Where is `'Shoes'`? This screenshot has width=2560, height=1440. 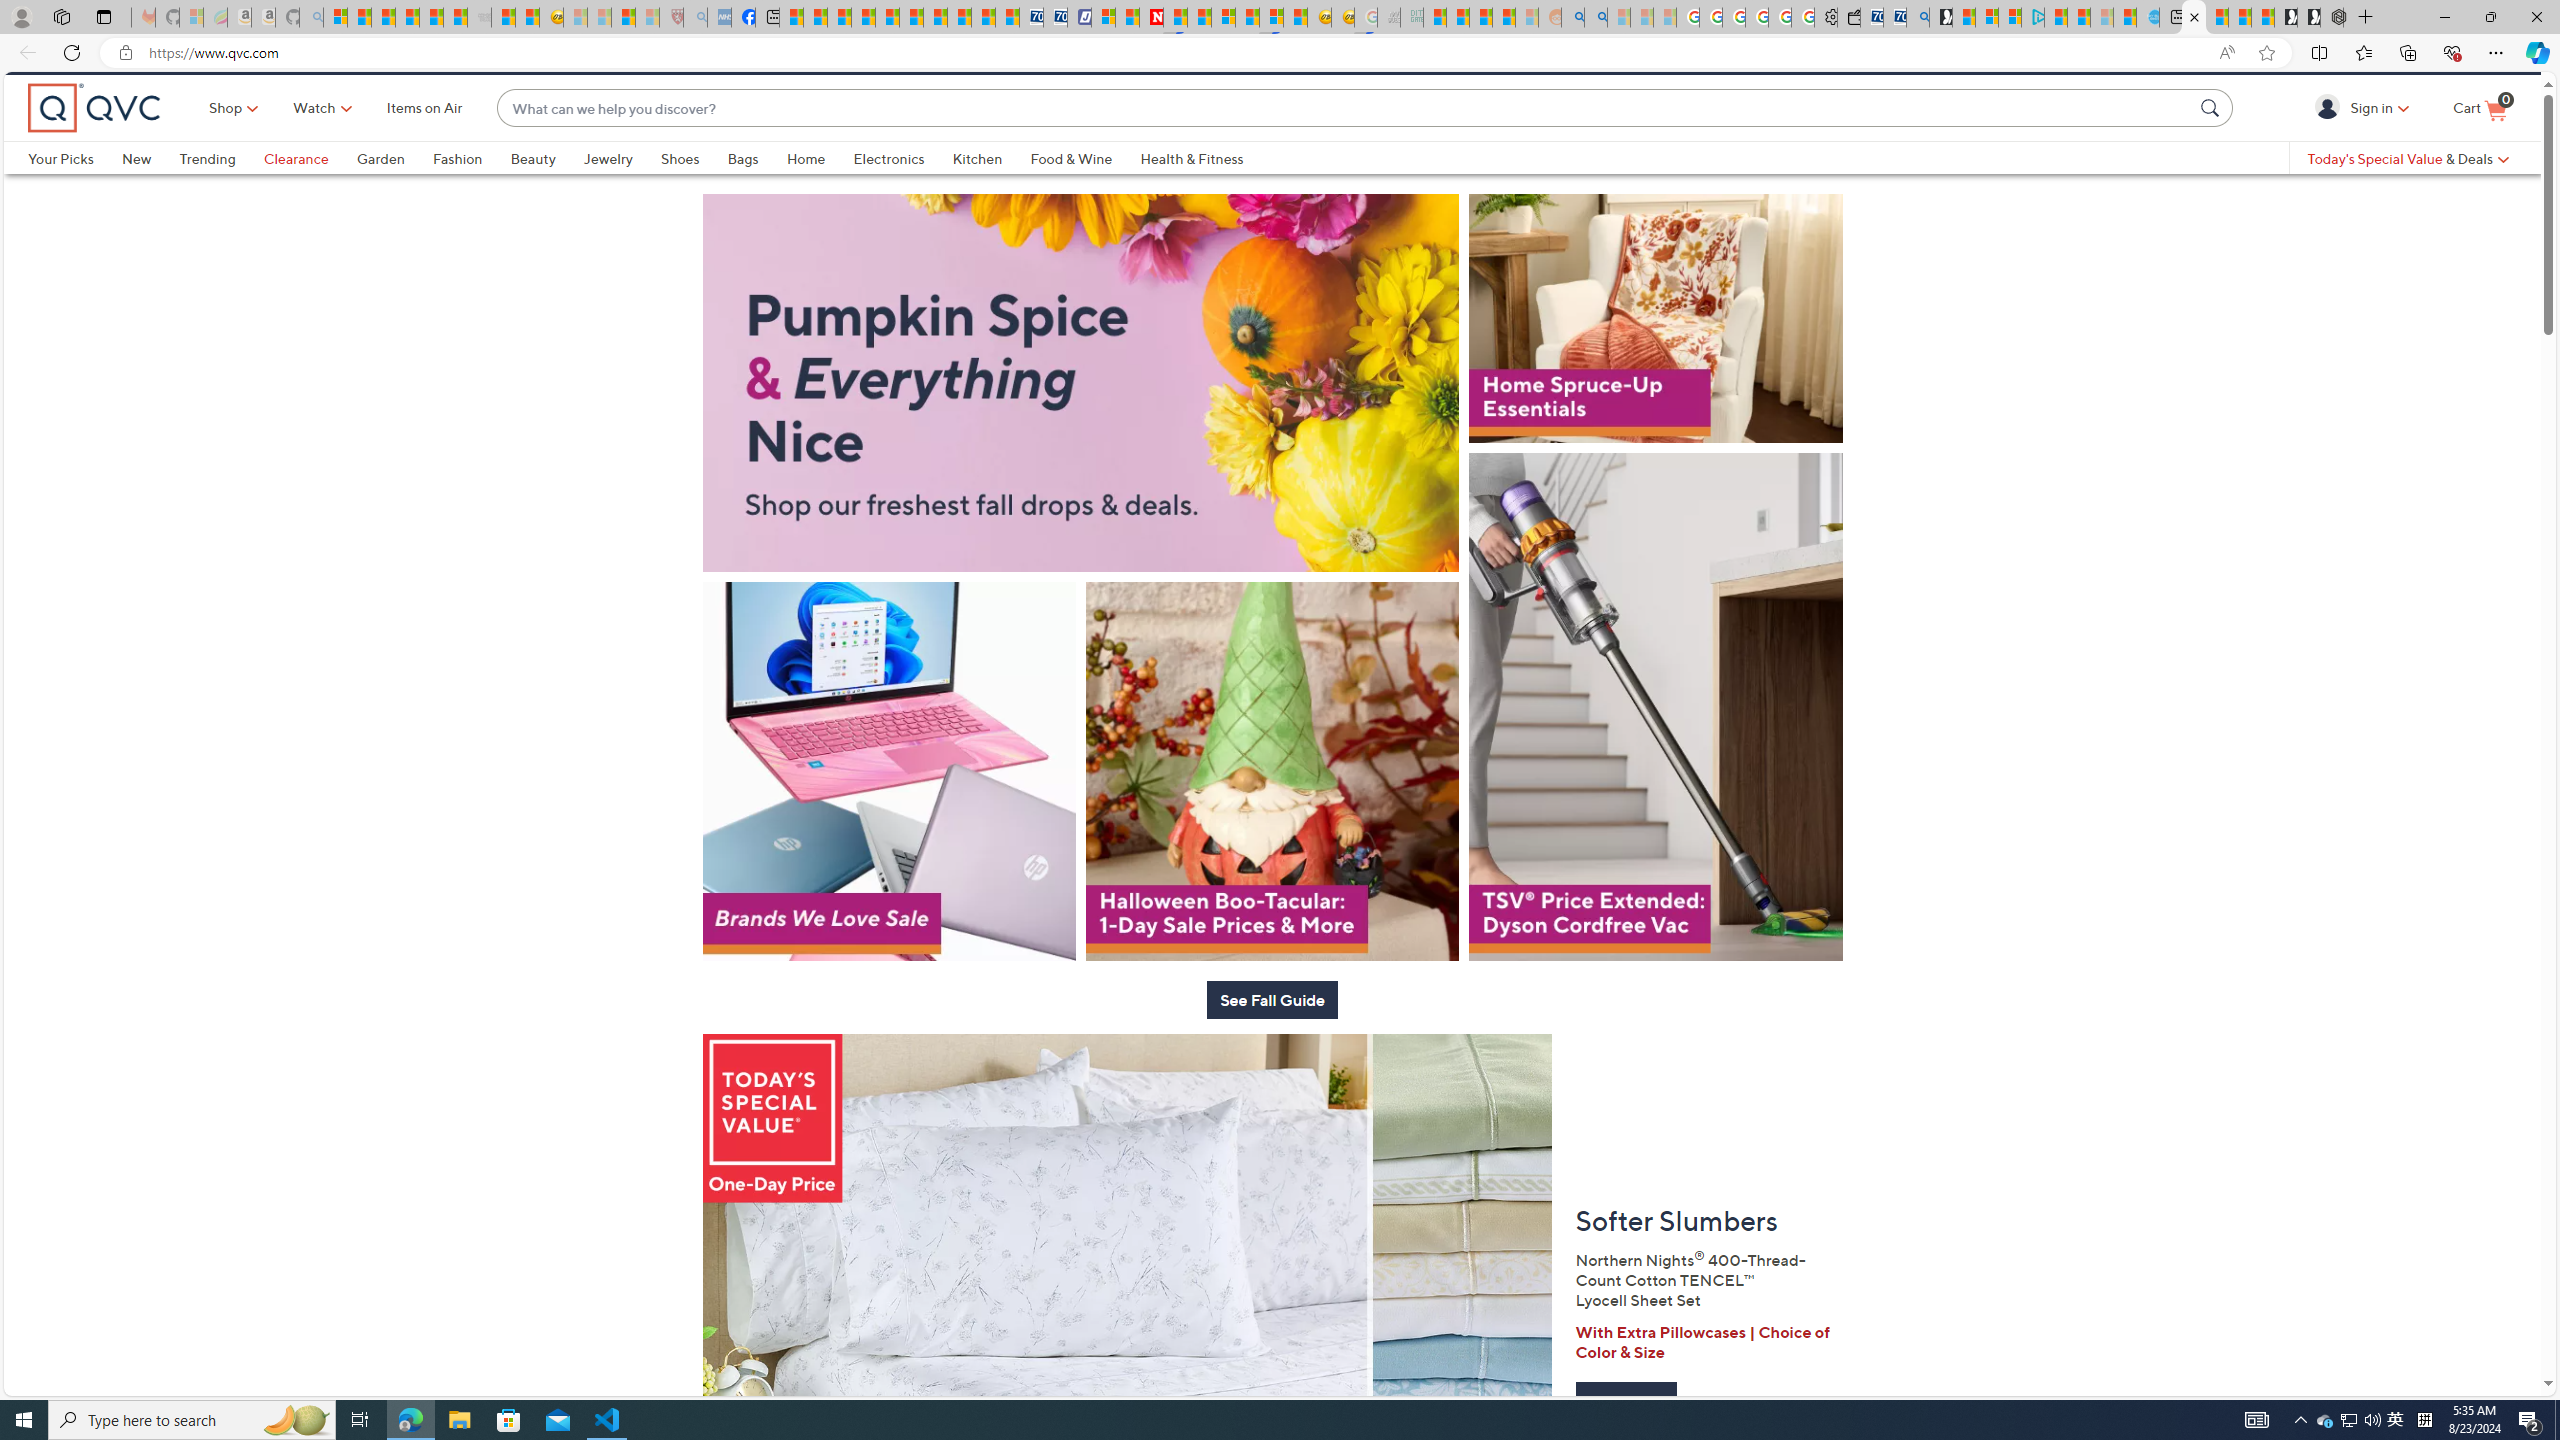 'Shoes' is located at coordinates (678, 191).